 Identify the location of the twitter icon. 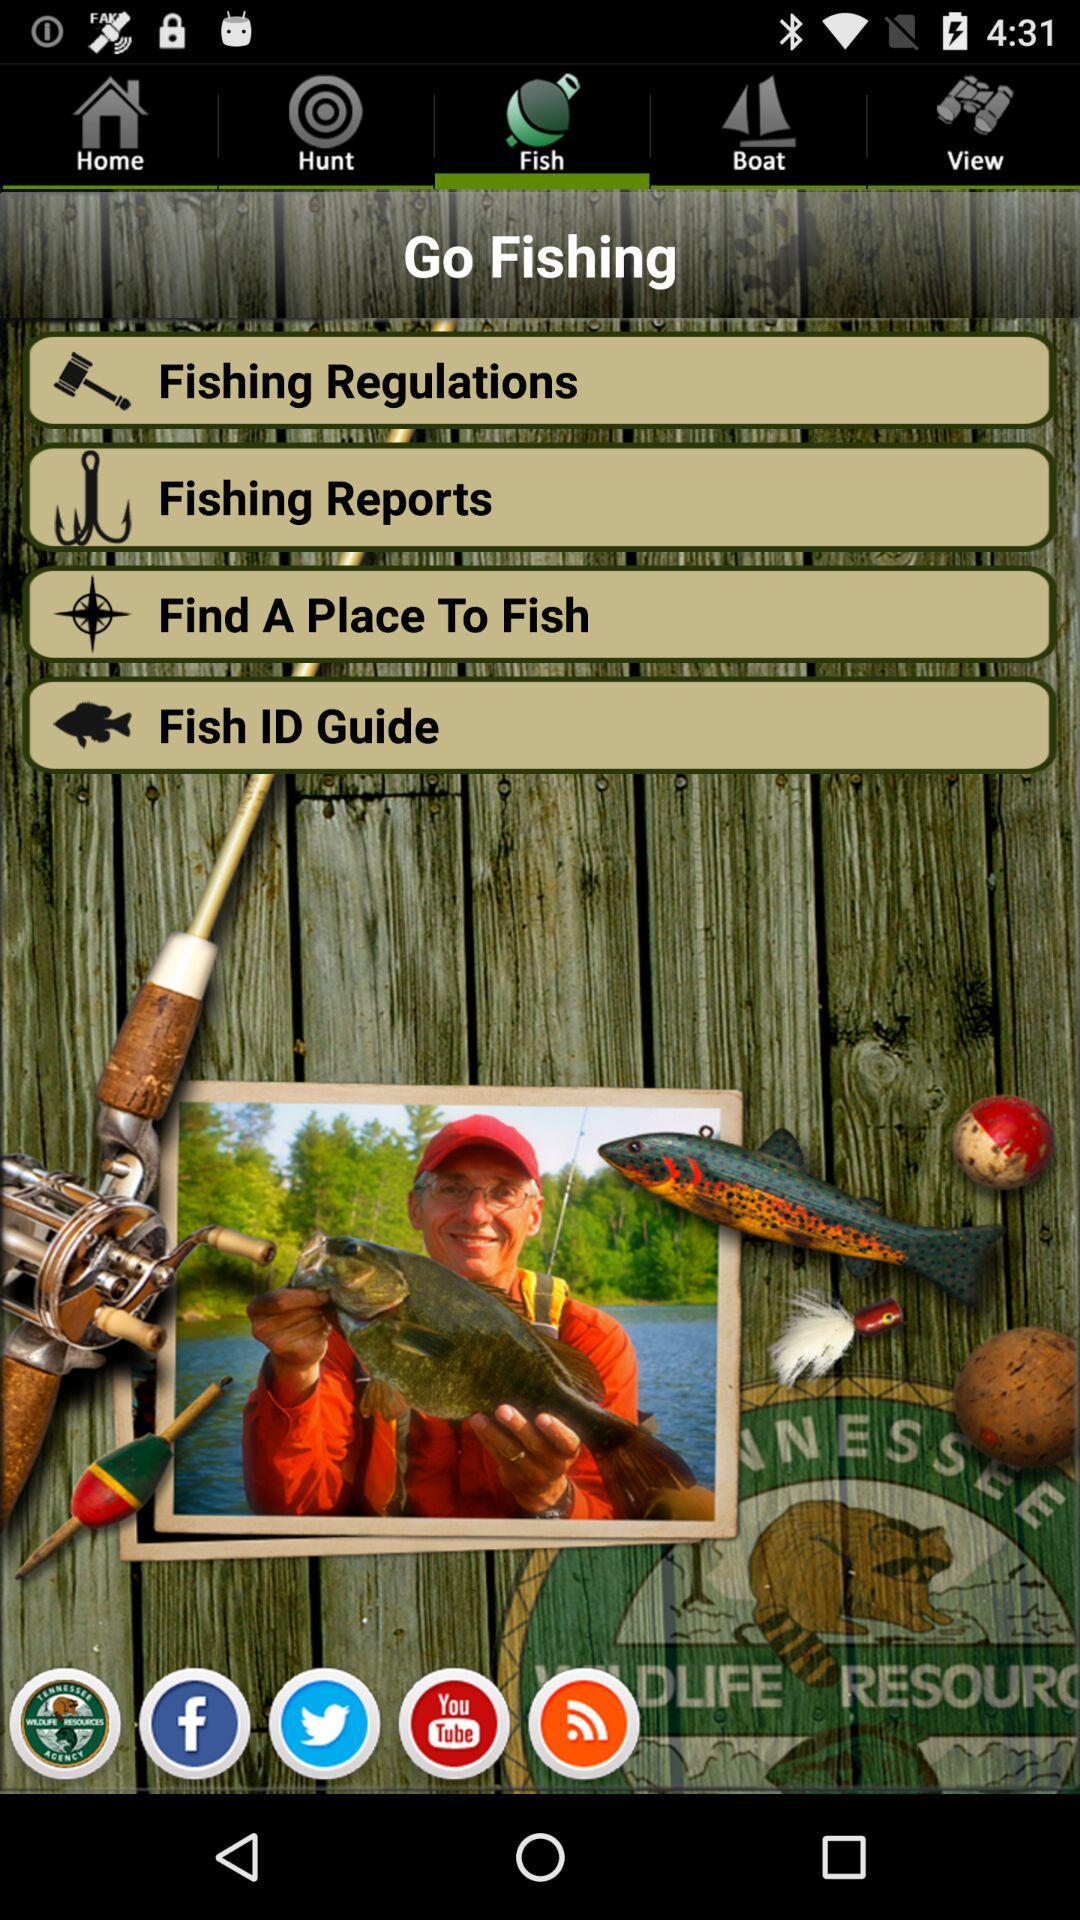
(323, 1849).